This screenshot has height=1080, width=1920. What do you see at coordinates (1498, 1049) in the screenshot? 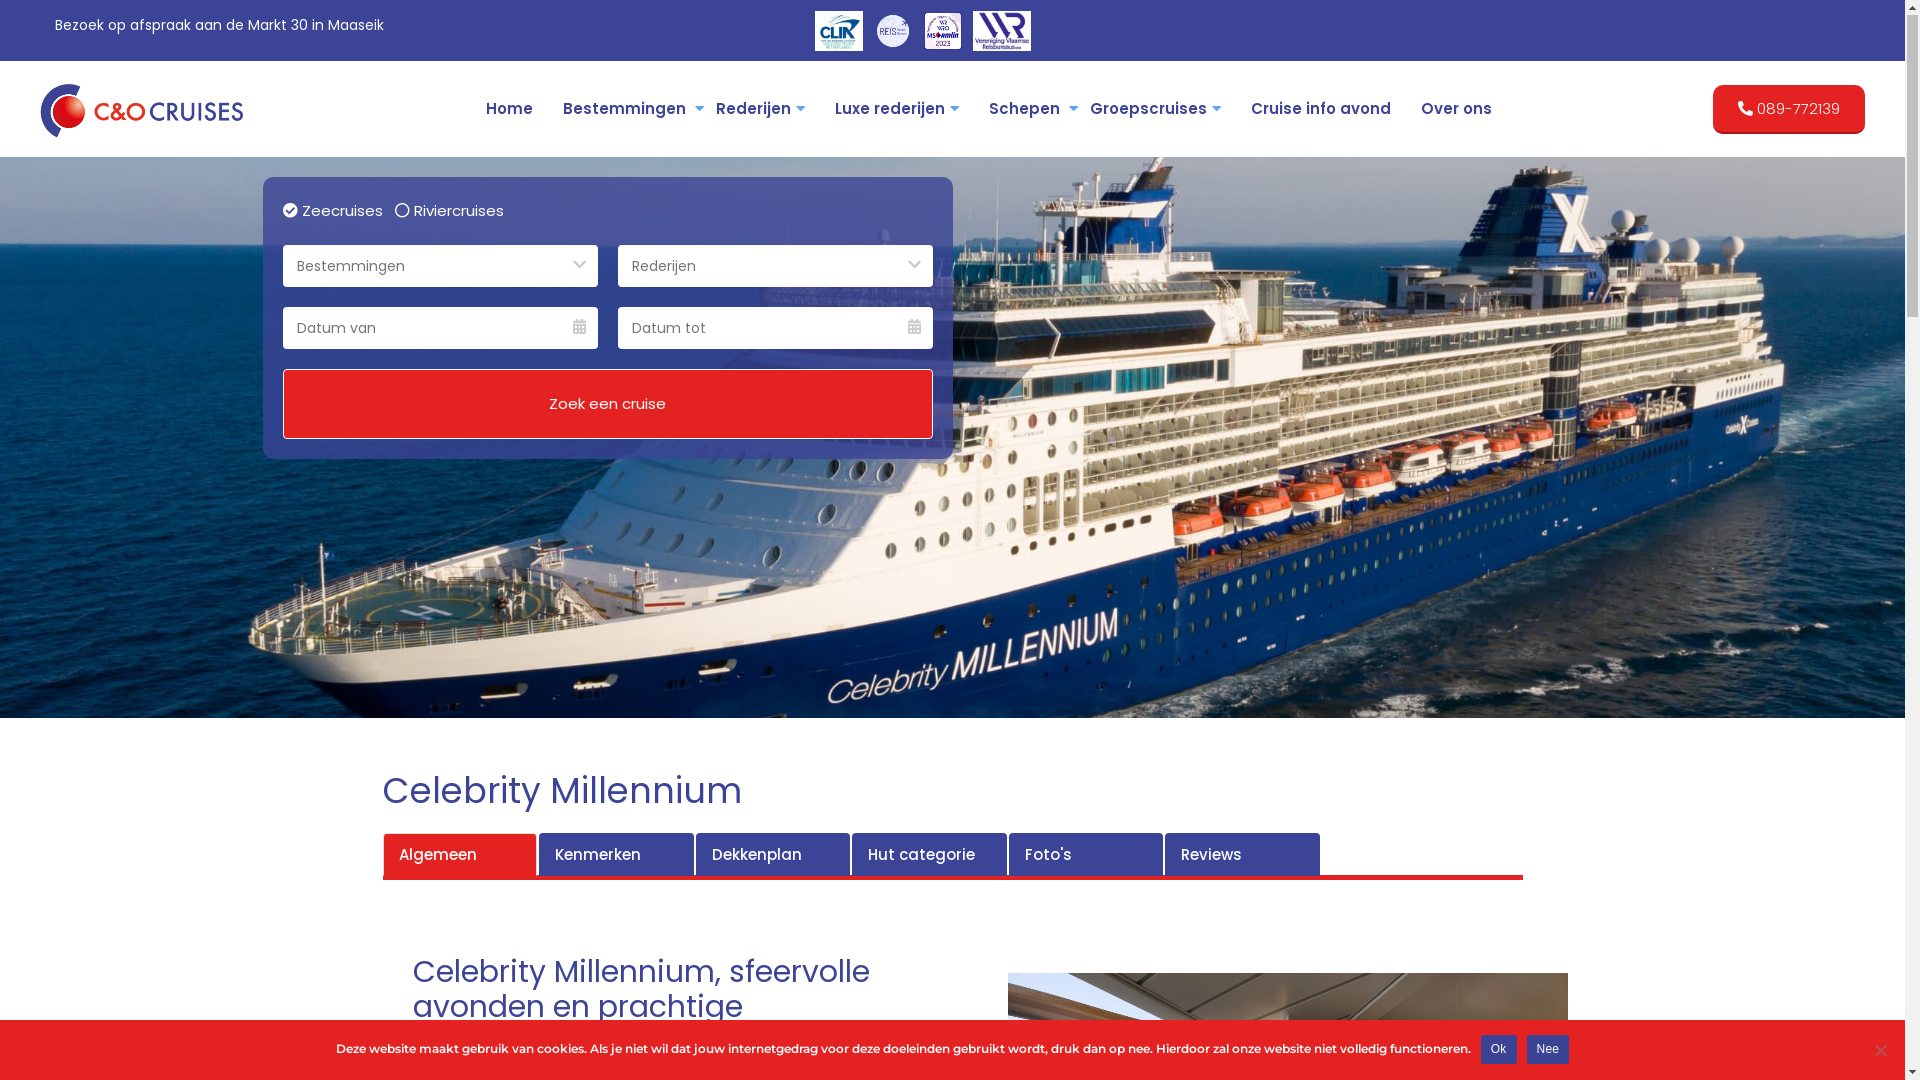
I see `'Ok'` at bounding box center [1498, 1049].